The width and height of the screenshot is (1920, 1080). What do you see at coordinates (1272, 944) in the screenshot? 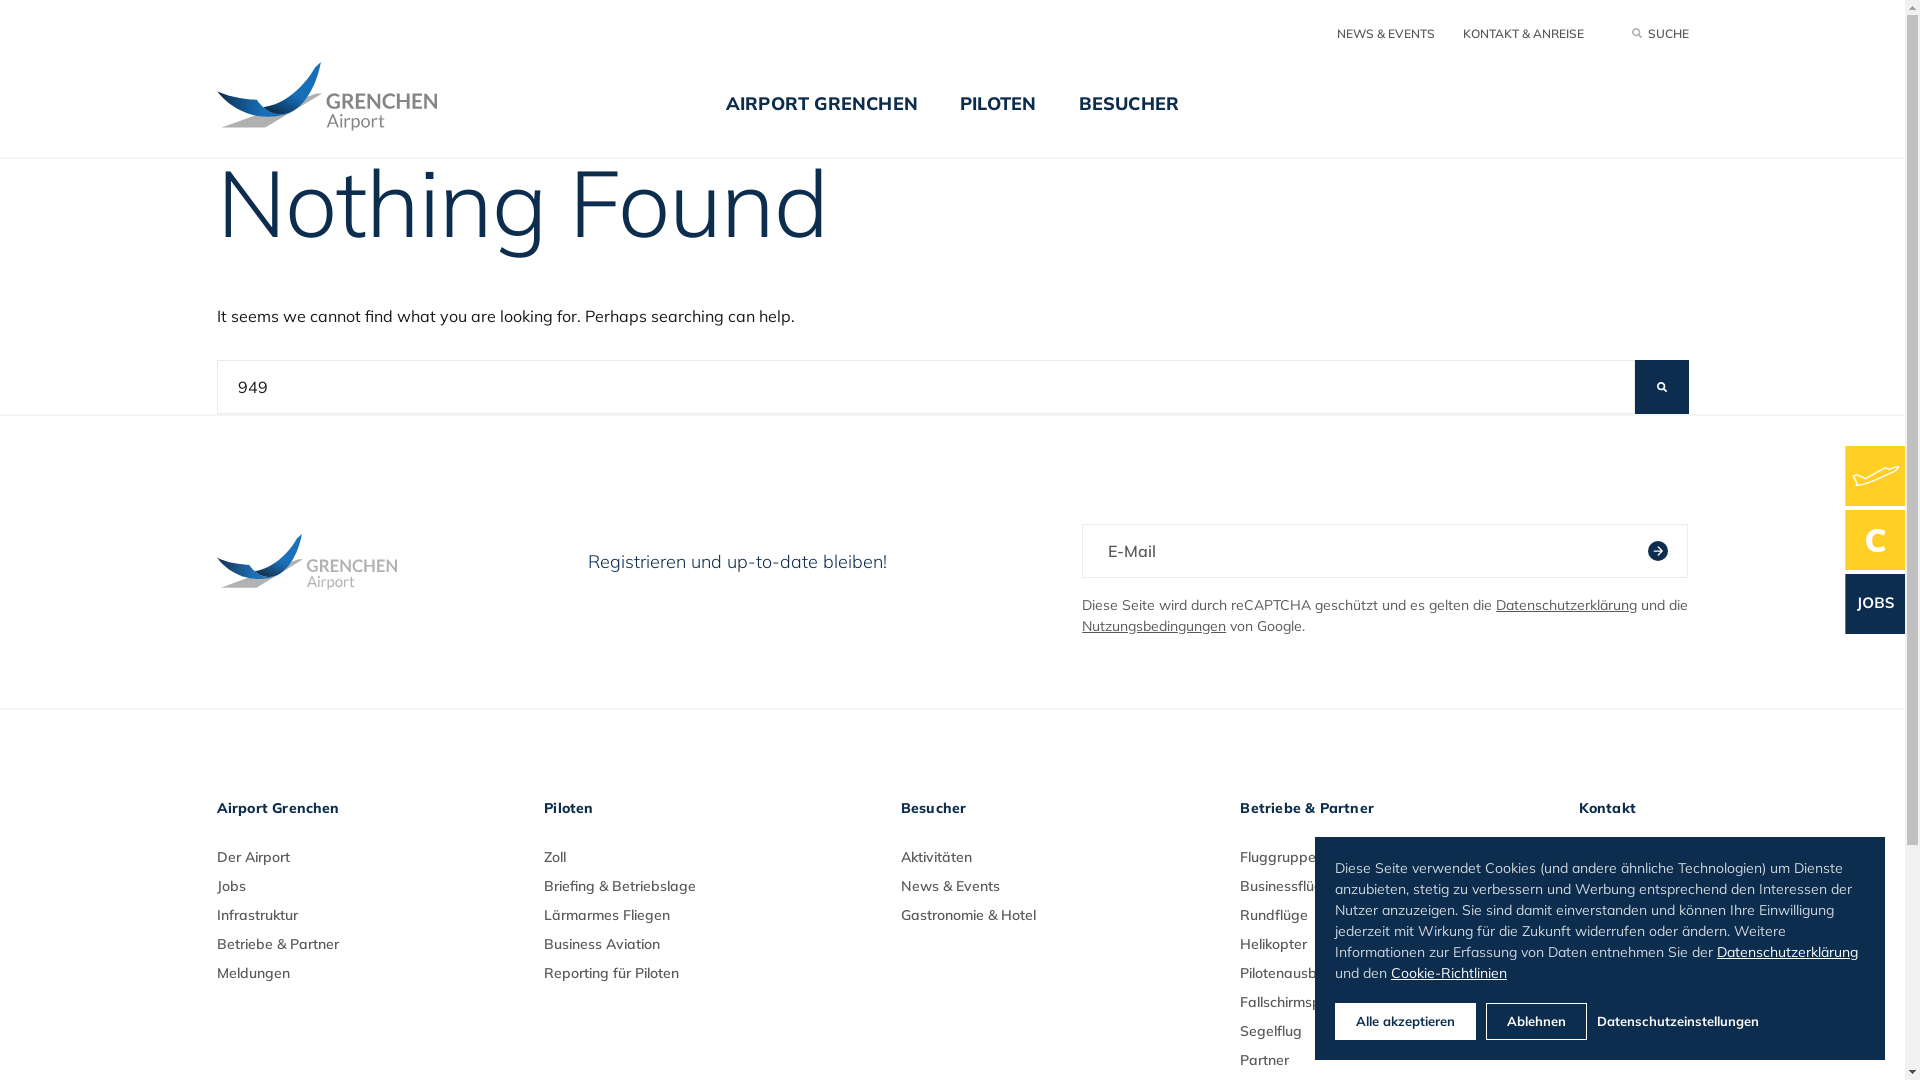
I see `'Helikopter'` at bounding box center [1272, 944].